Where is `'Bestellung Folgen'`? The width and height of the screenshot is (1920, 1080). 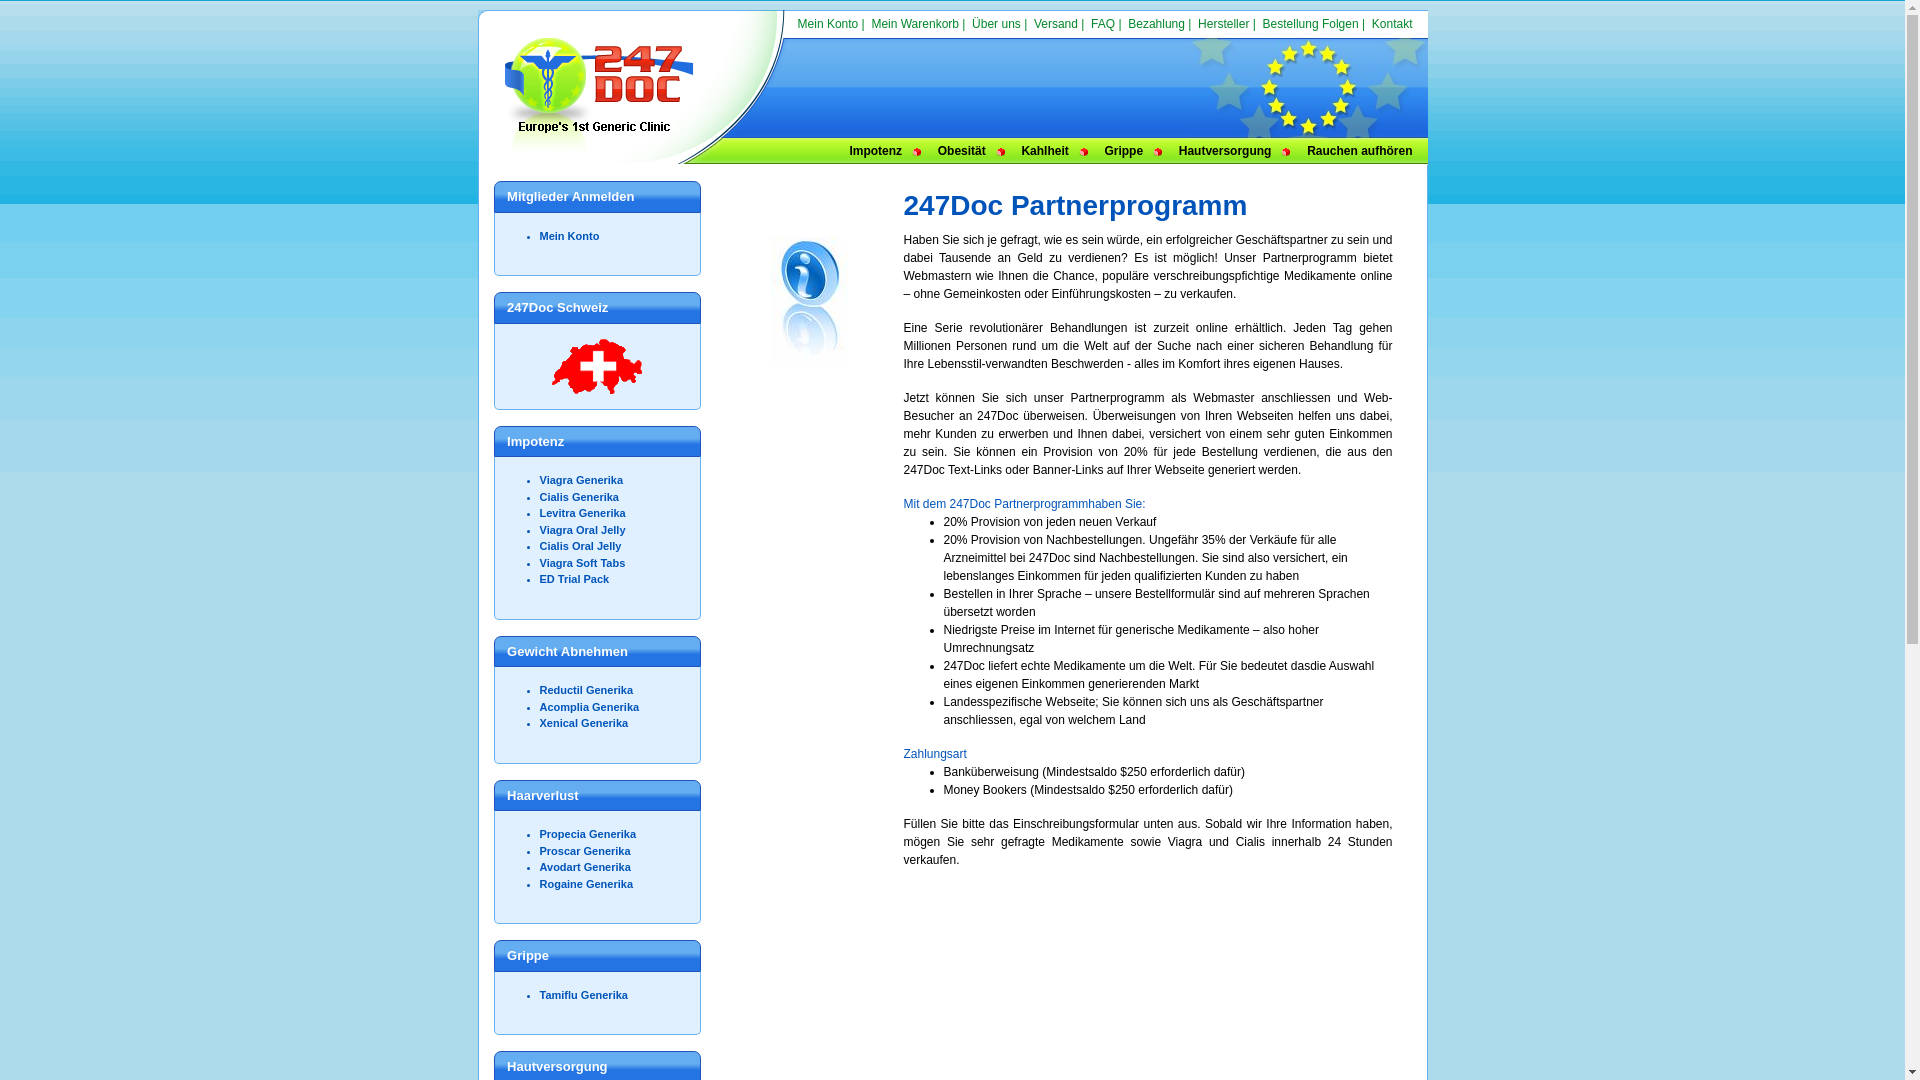
'Bestellung Folgen' is located at coordinates (1310, 23).